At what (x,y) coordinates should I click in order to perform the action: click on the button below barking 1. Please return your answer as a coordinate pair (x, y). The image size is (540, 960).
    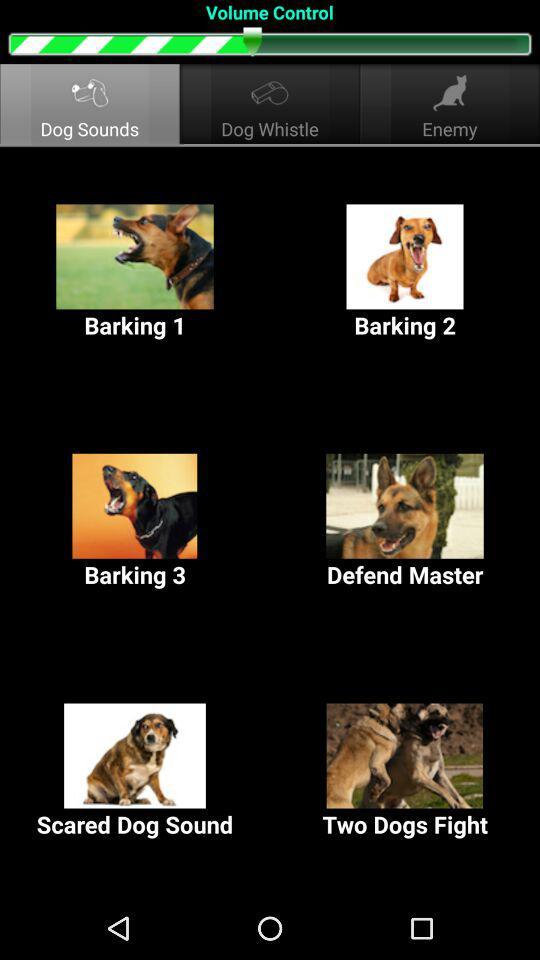
    Looking at the image, I should click on (135, 521).